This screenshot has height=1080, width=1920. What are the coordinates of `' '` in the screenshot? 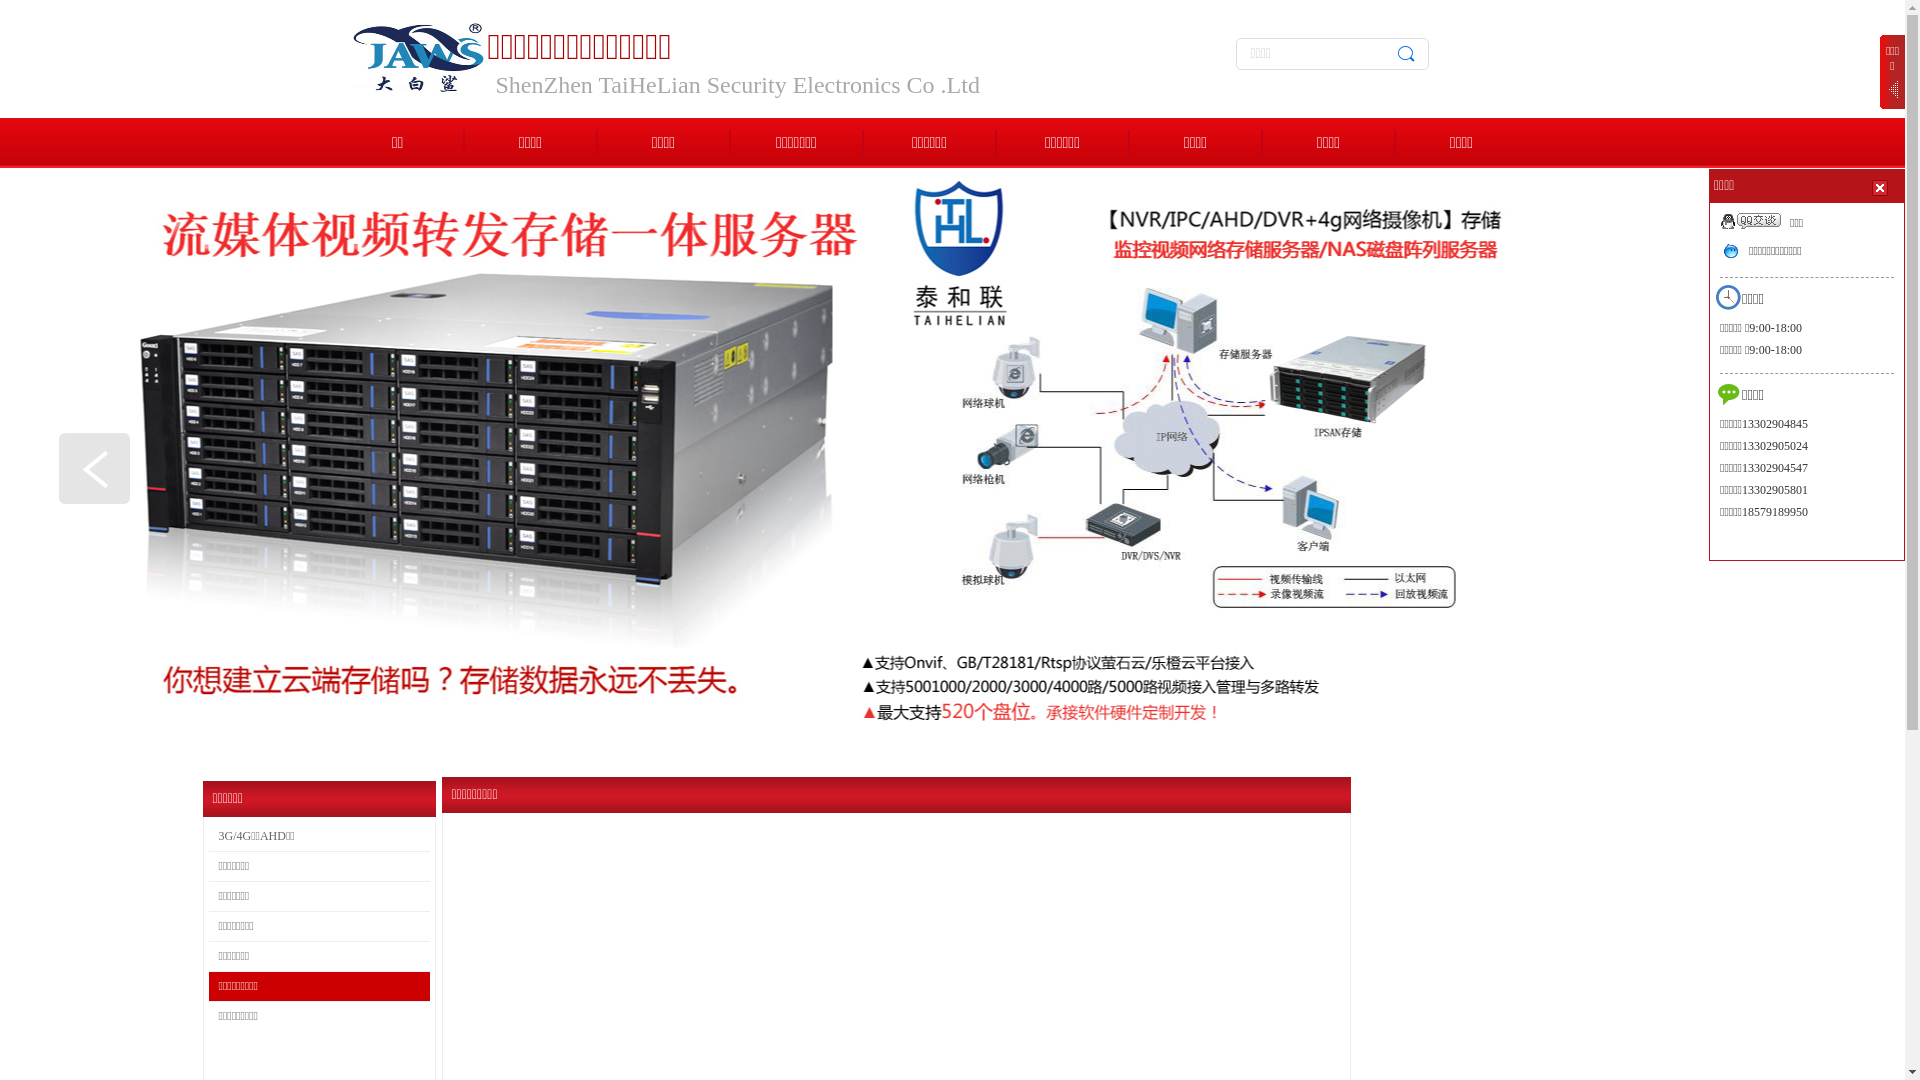 It's located at (1871, 186).